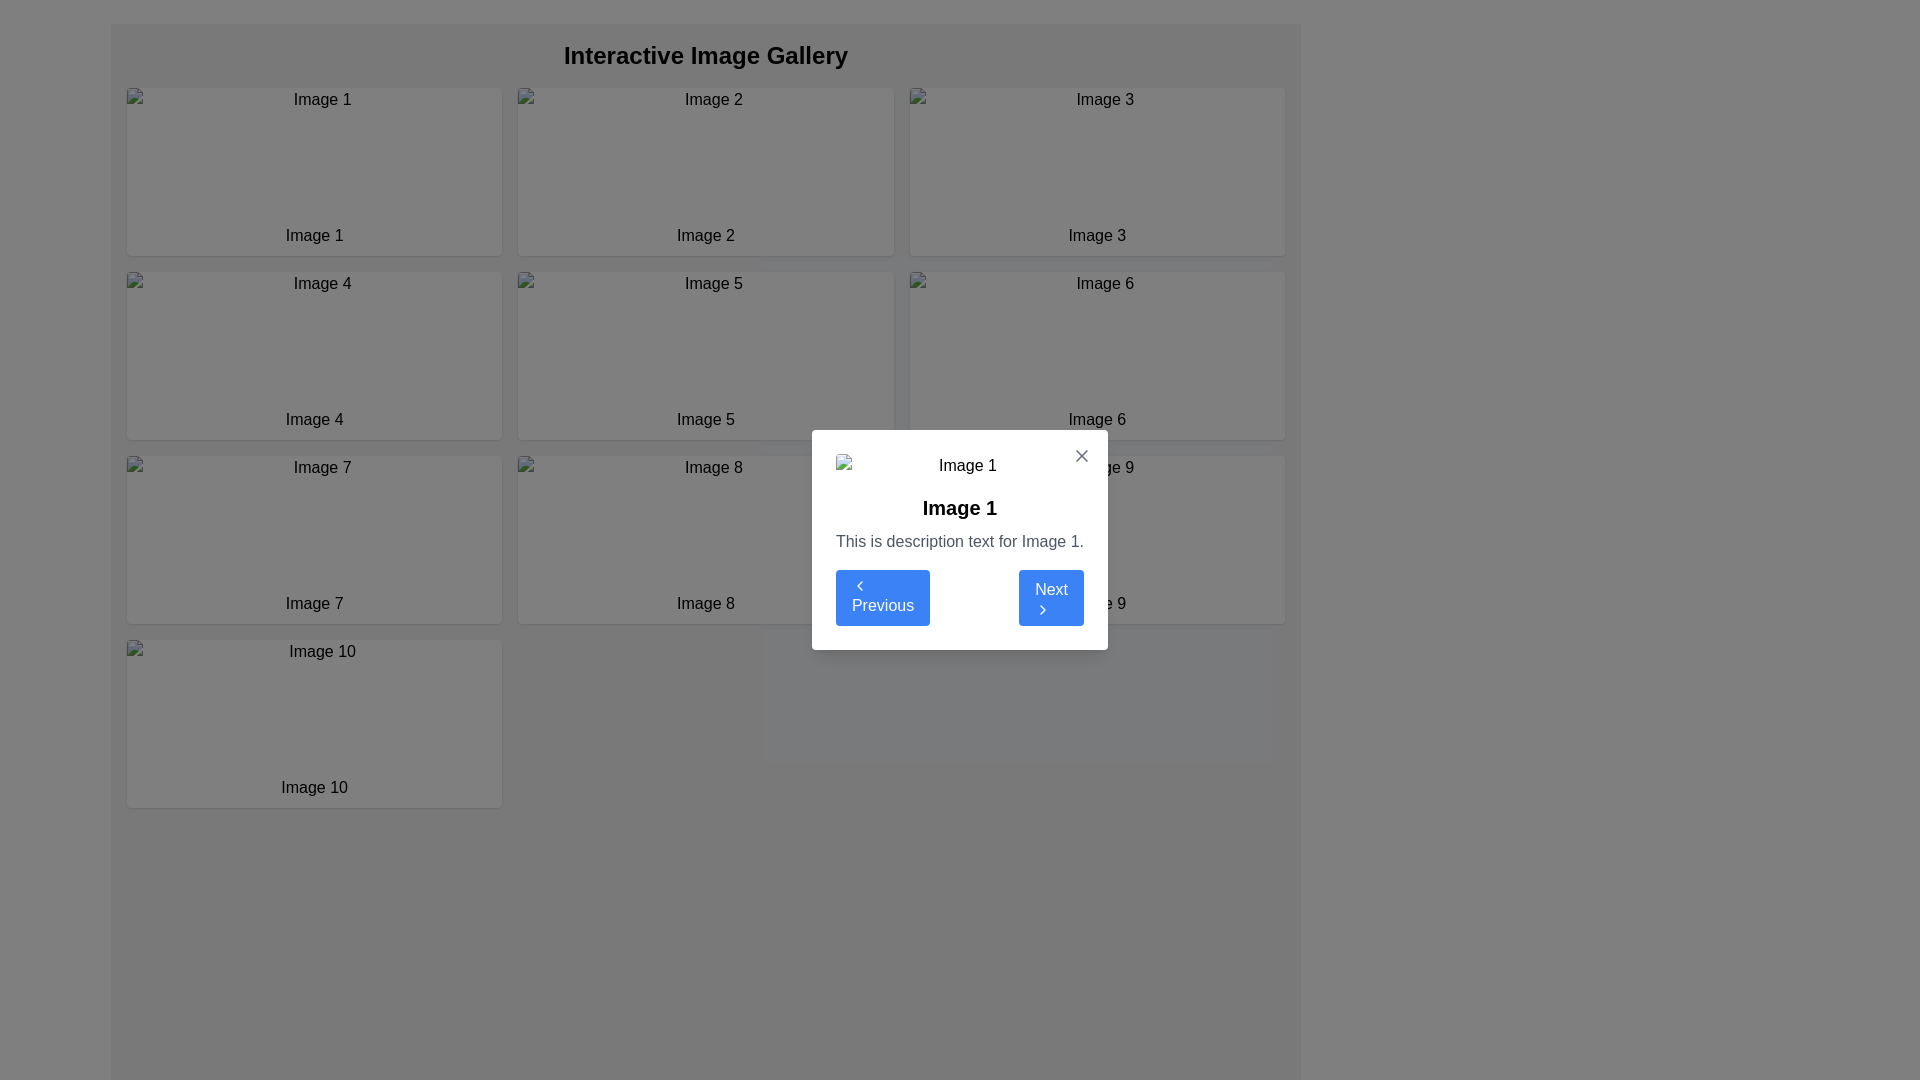 The width and height of the screenshot is (1920, 1080). I want to click on the 'Previous' button located at the bottom center of the dialog box, so click(882, 596).